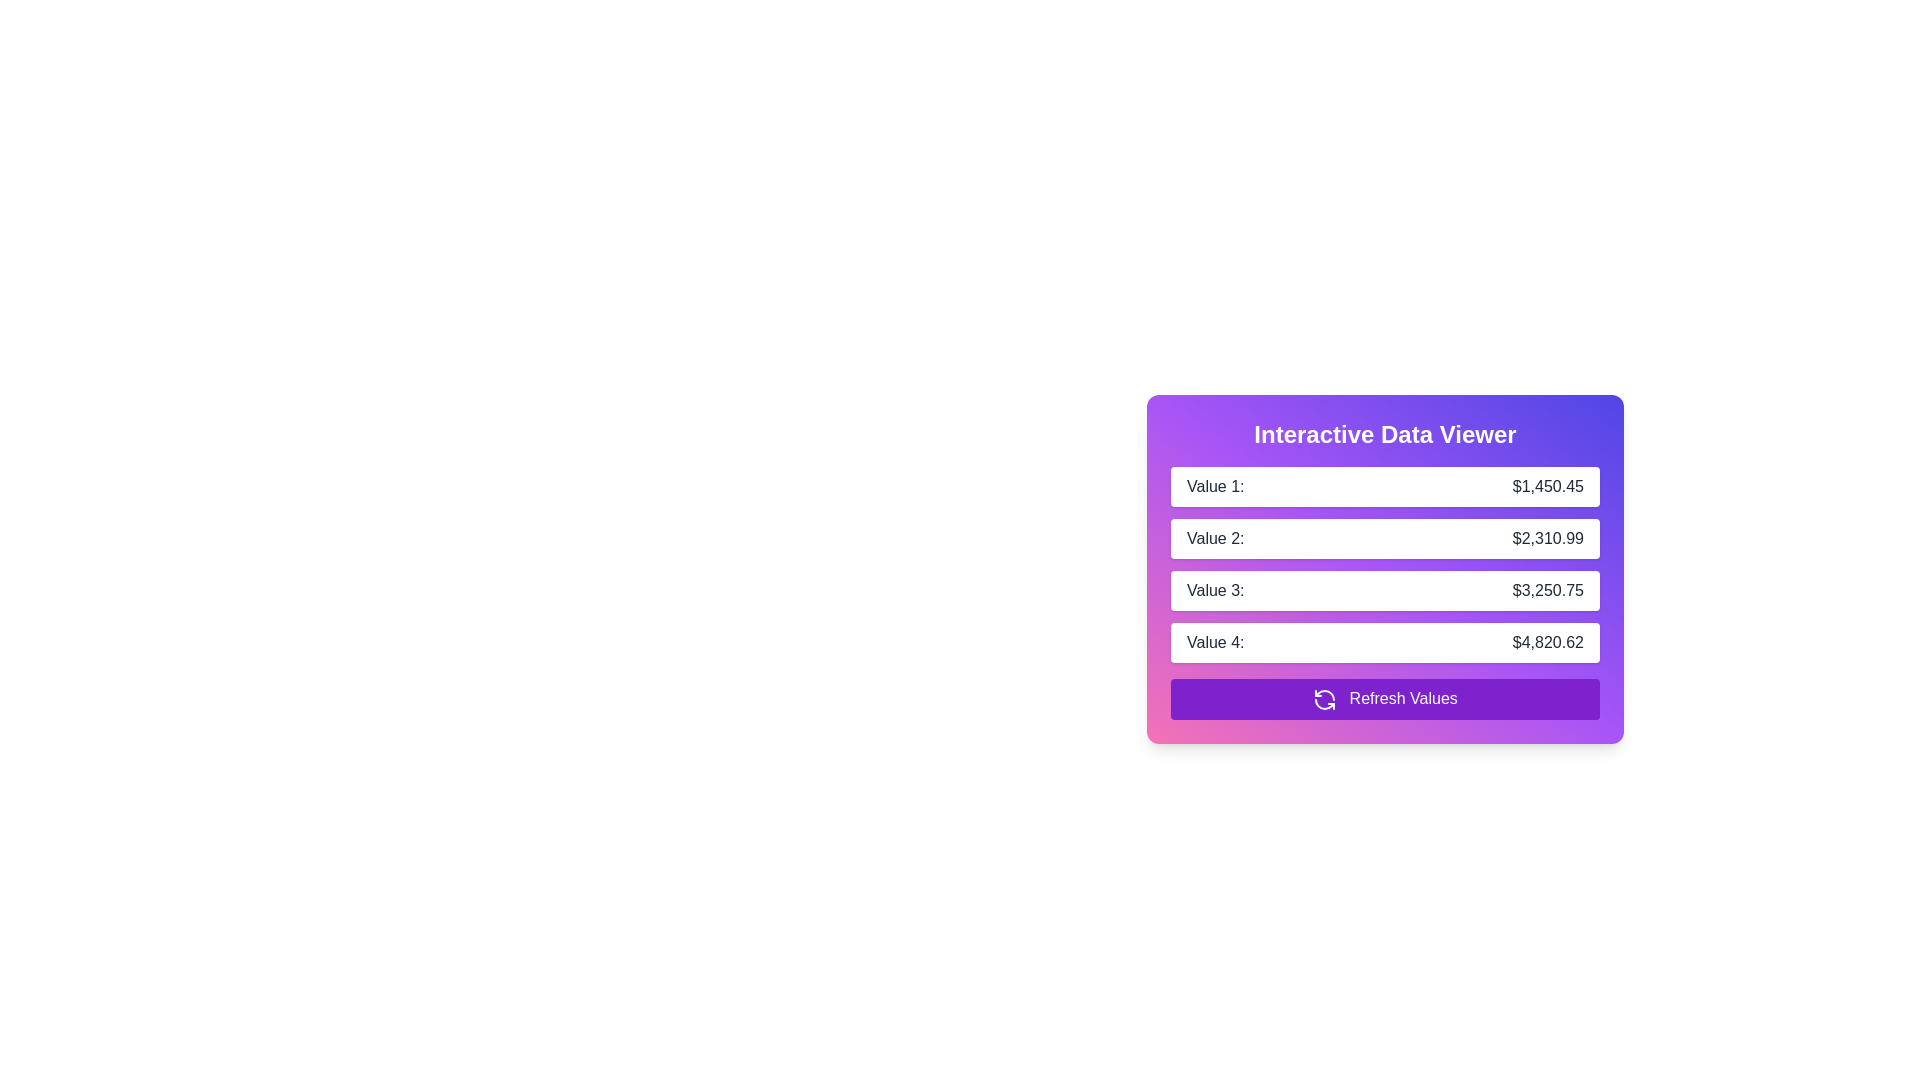 The width and height of the screenshot is (1920, 1080). Describe the element at coordinates (1214, 643) in the screenshot. I see `the text label displaying 'Value 4:' which is part of the 'Interactive Data Viewer' panel layout` at that location.